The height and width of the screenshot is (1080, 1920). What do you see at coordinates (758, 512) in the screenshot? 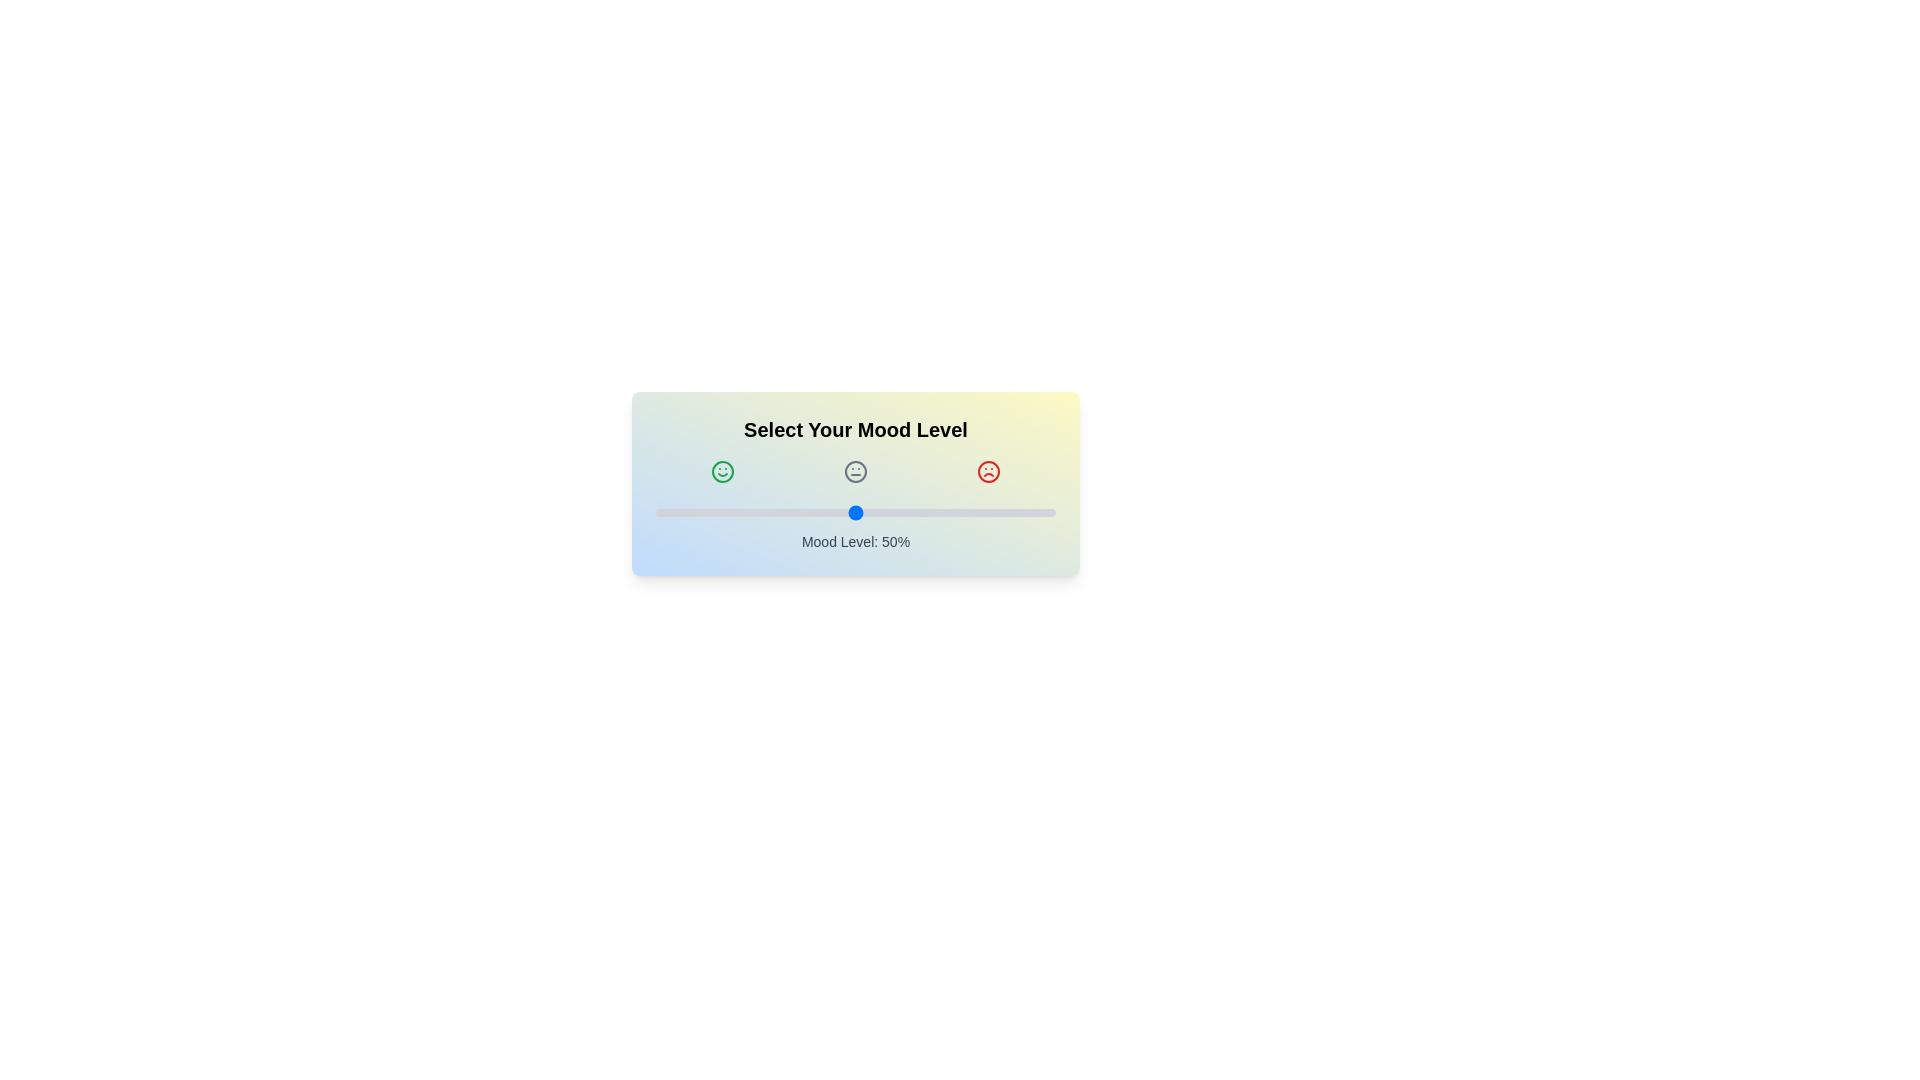
I see `the mood level` at bounding box center [758, 512].